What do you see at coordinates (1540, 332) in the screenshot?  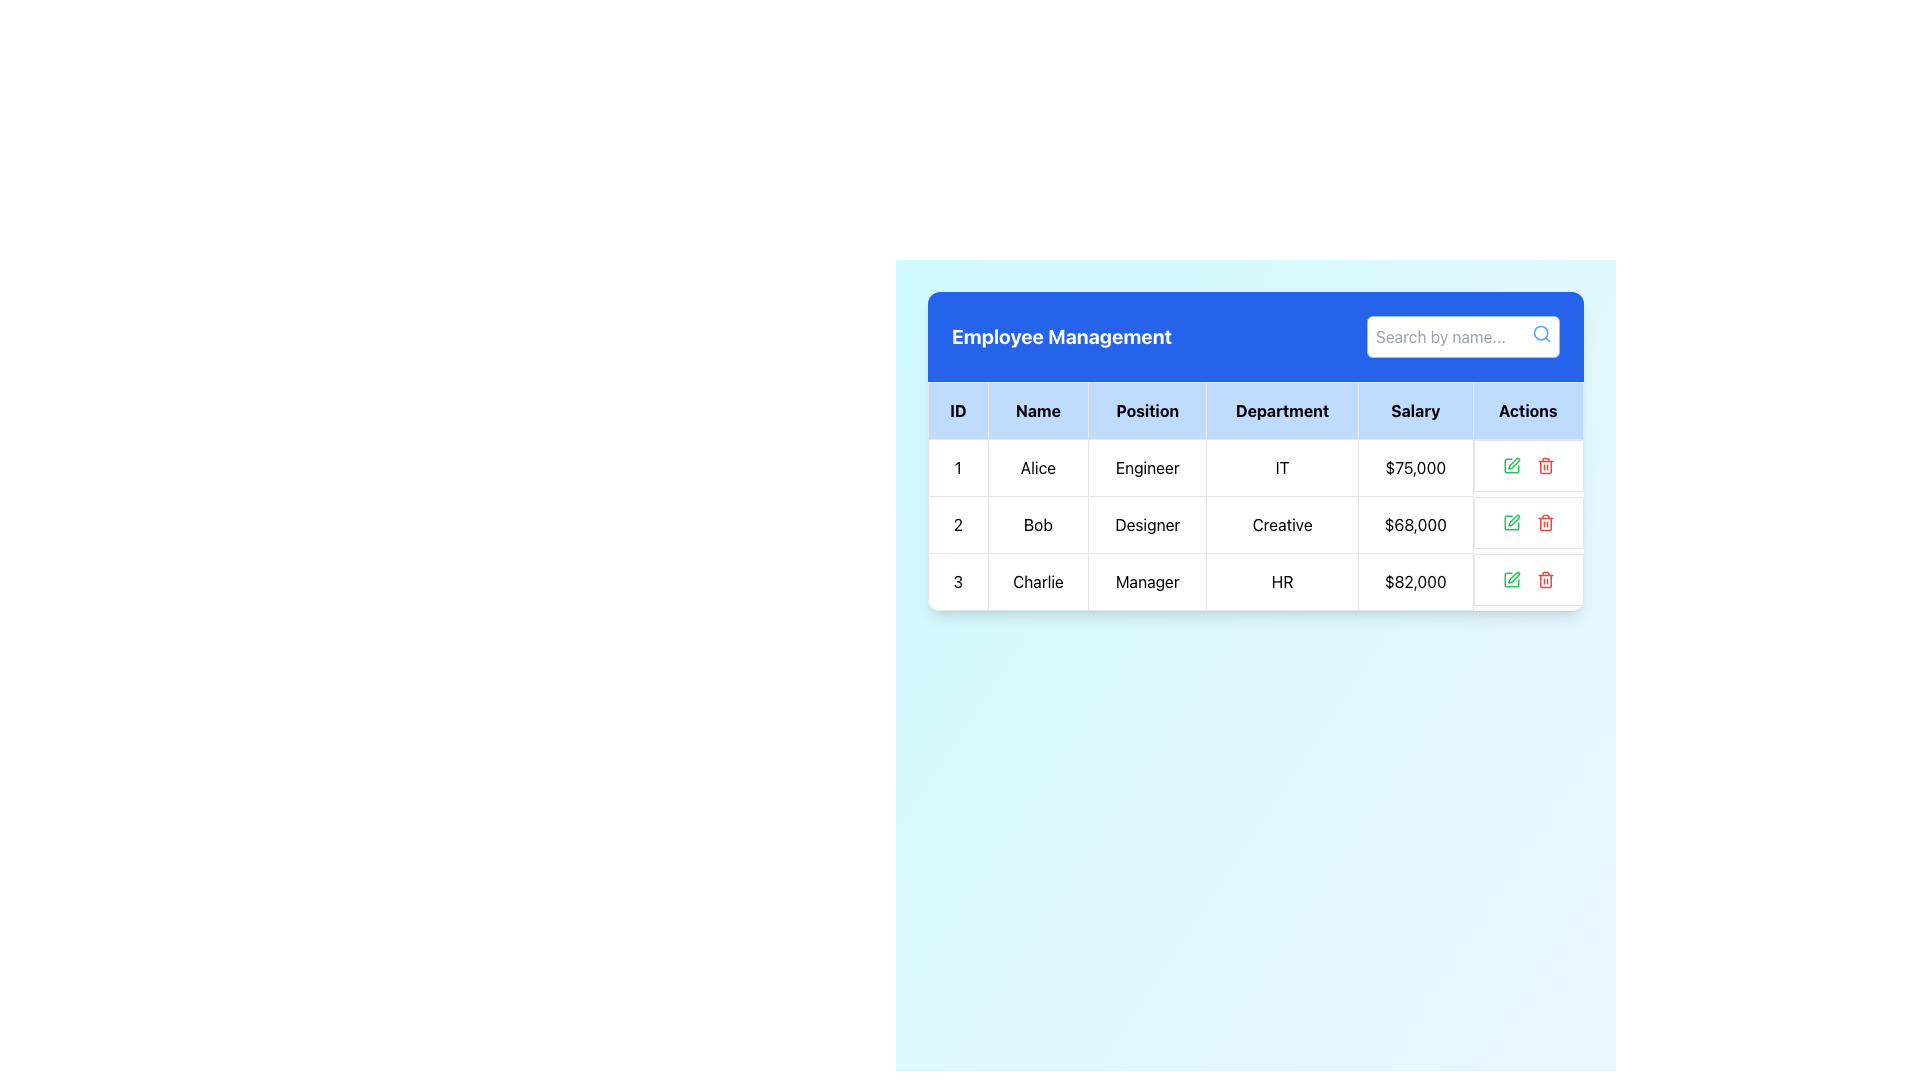 I see `the circular search icon` at bounding box center [1540, 332].